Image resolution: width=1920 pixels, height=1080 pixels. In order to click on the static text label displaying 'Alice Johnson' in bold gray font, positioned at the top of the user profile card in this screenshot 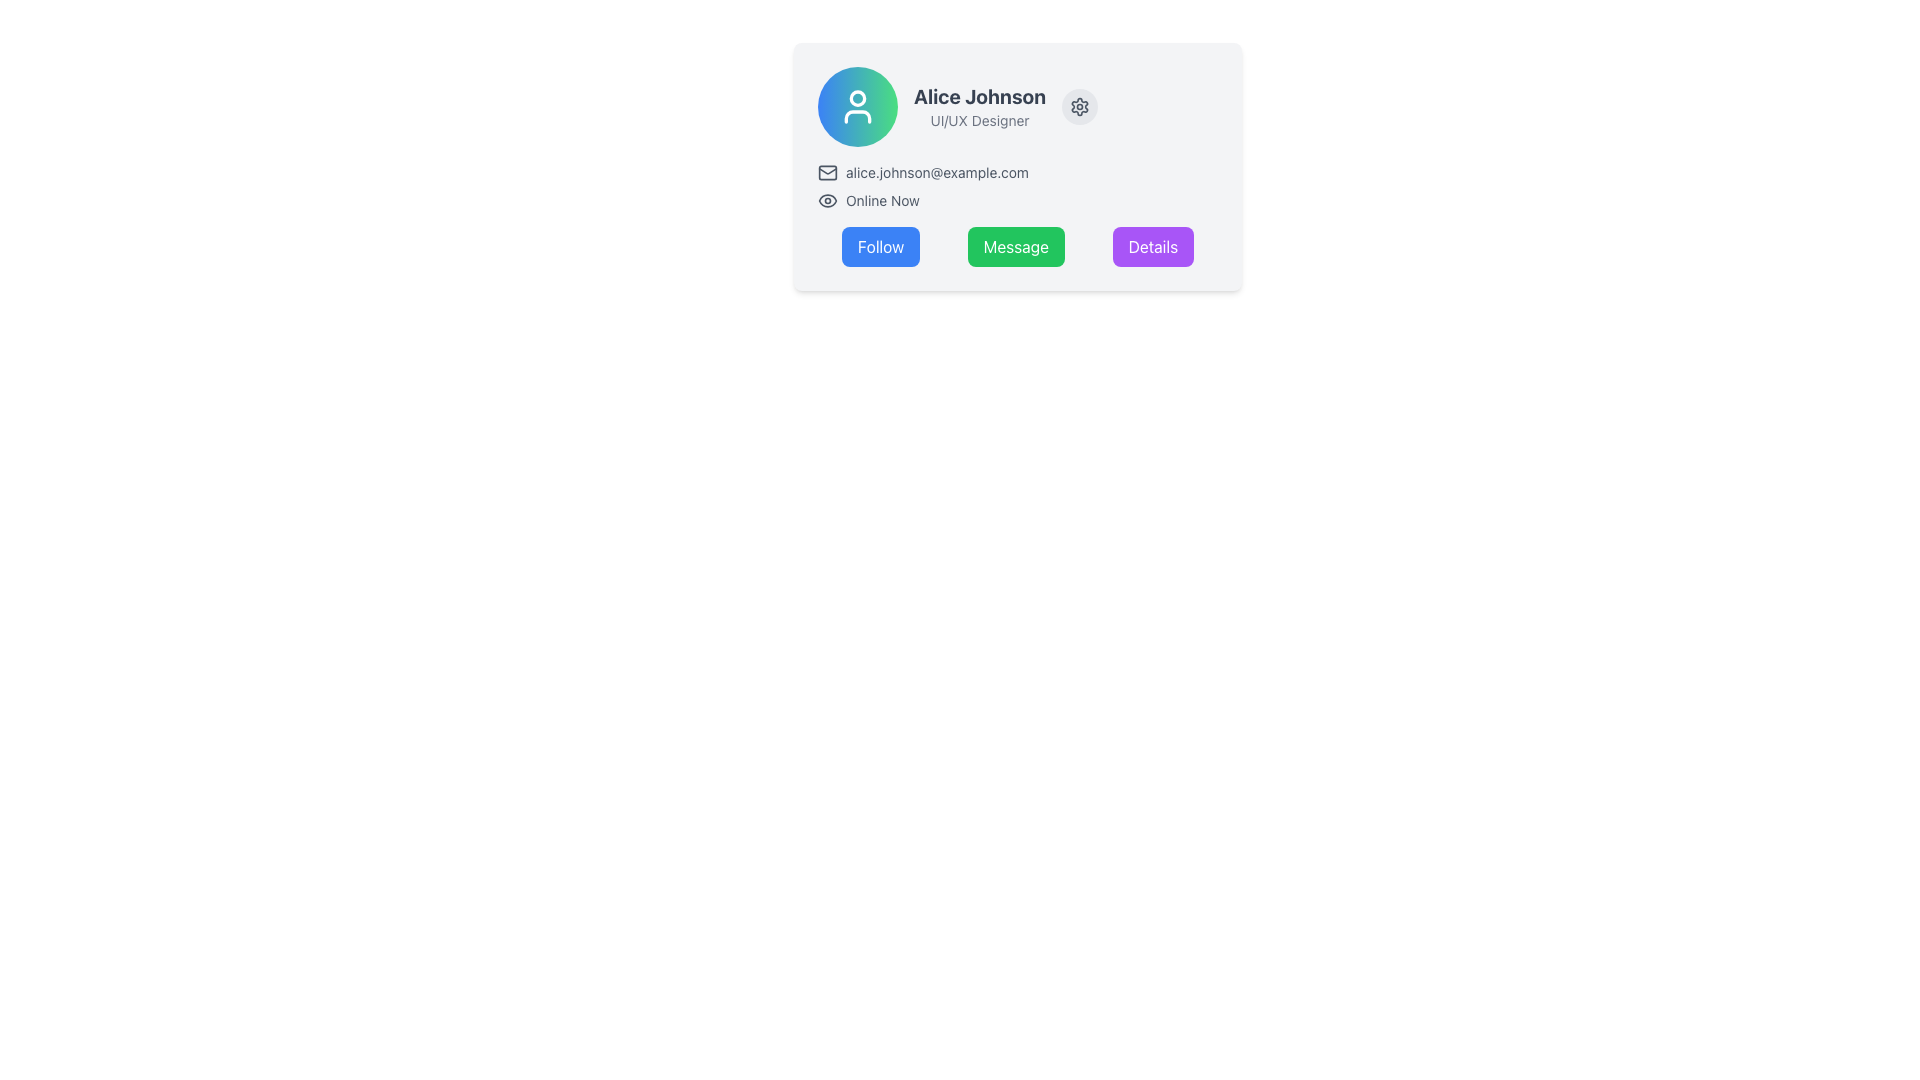, I will do `click(979, 96)`.